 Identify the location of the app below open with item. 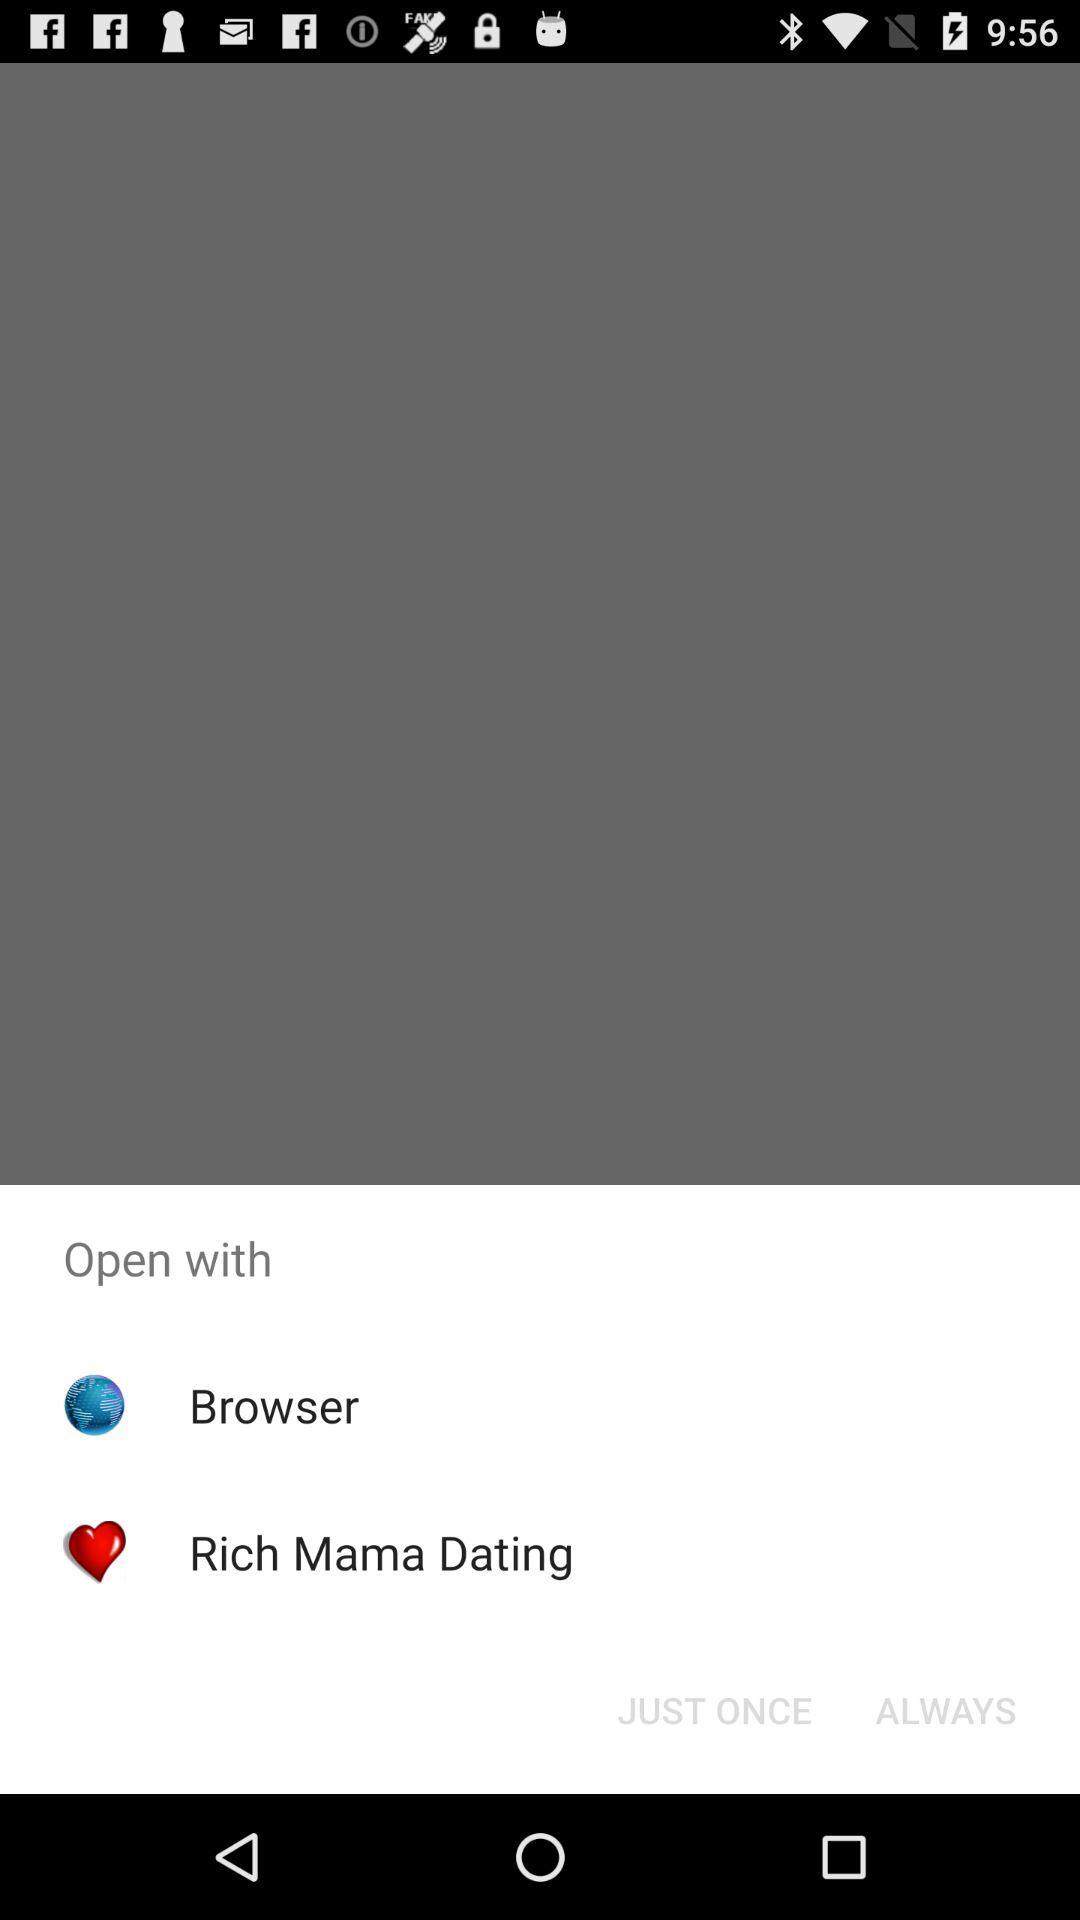
(274, 1404).